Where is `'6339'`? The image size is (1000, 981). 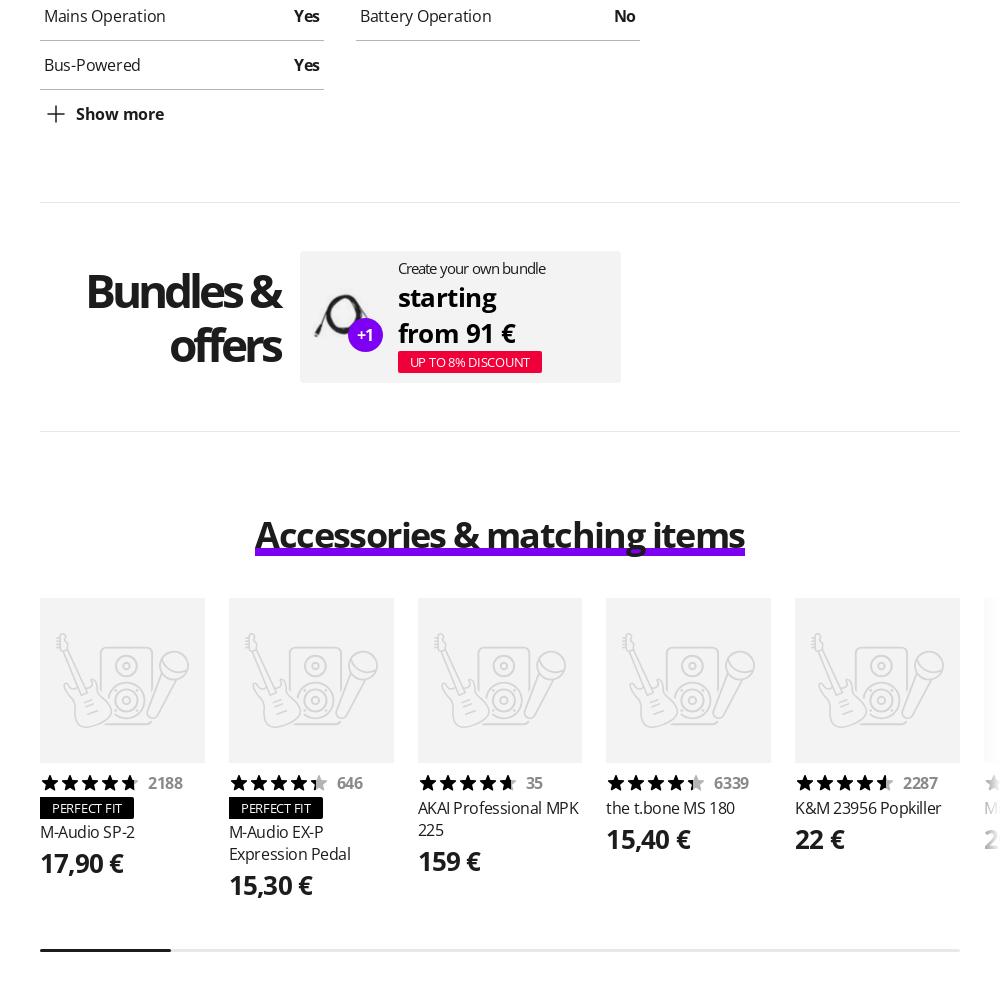 '6339' is located at coordinates (730, 783).